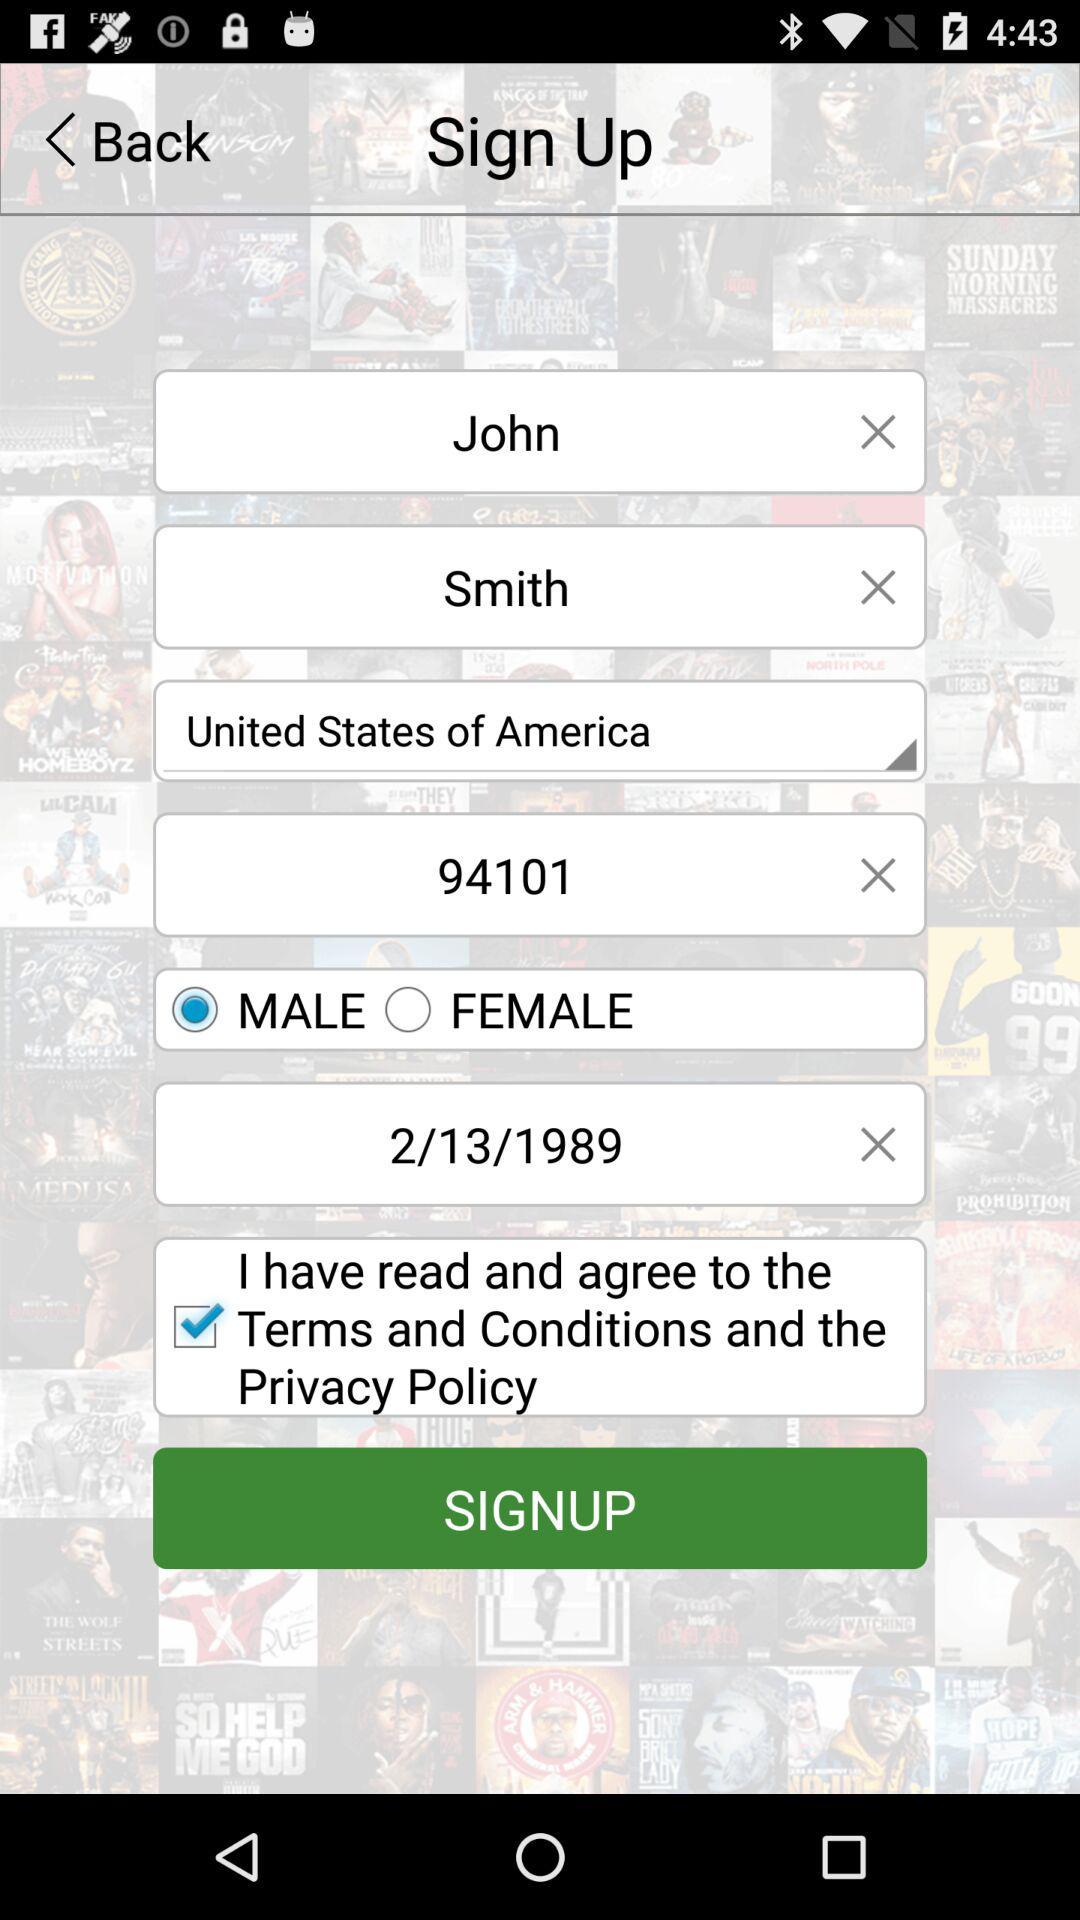  What do you see at coordinates (877, 430) in the screenshot?
I see `option` at bounding box center [877, 430].